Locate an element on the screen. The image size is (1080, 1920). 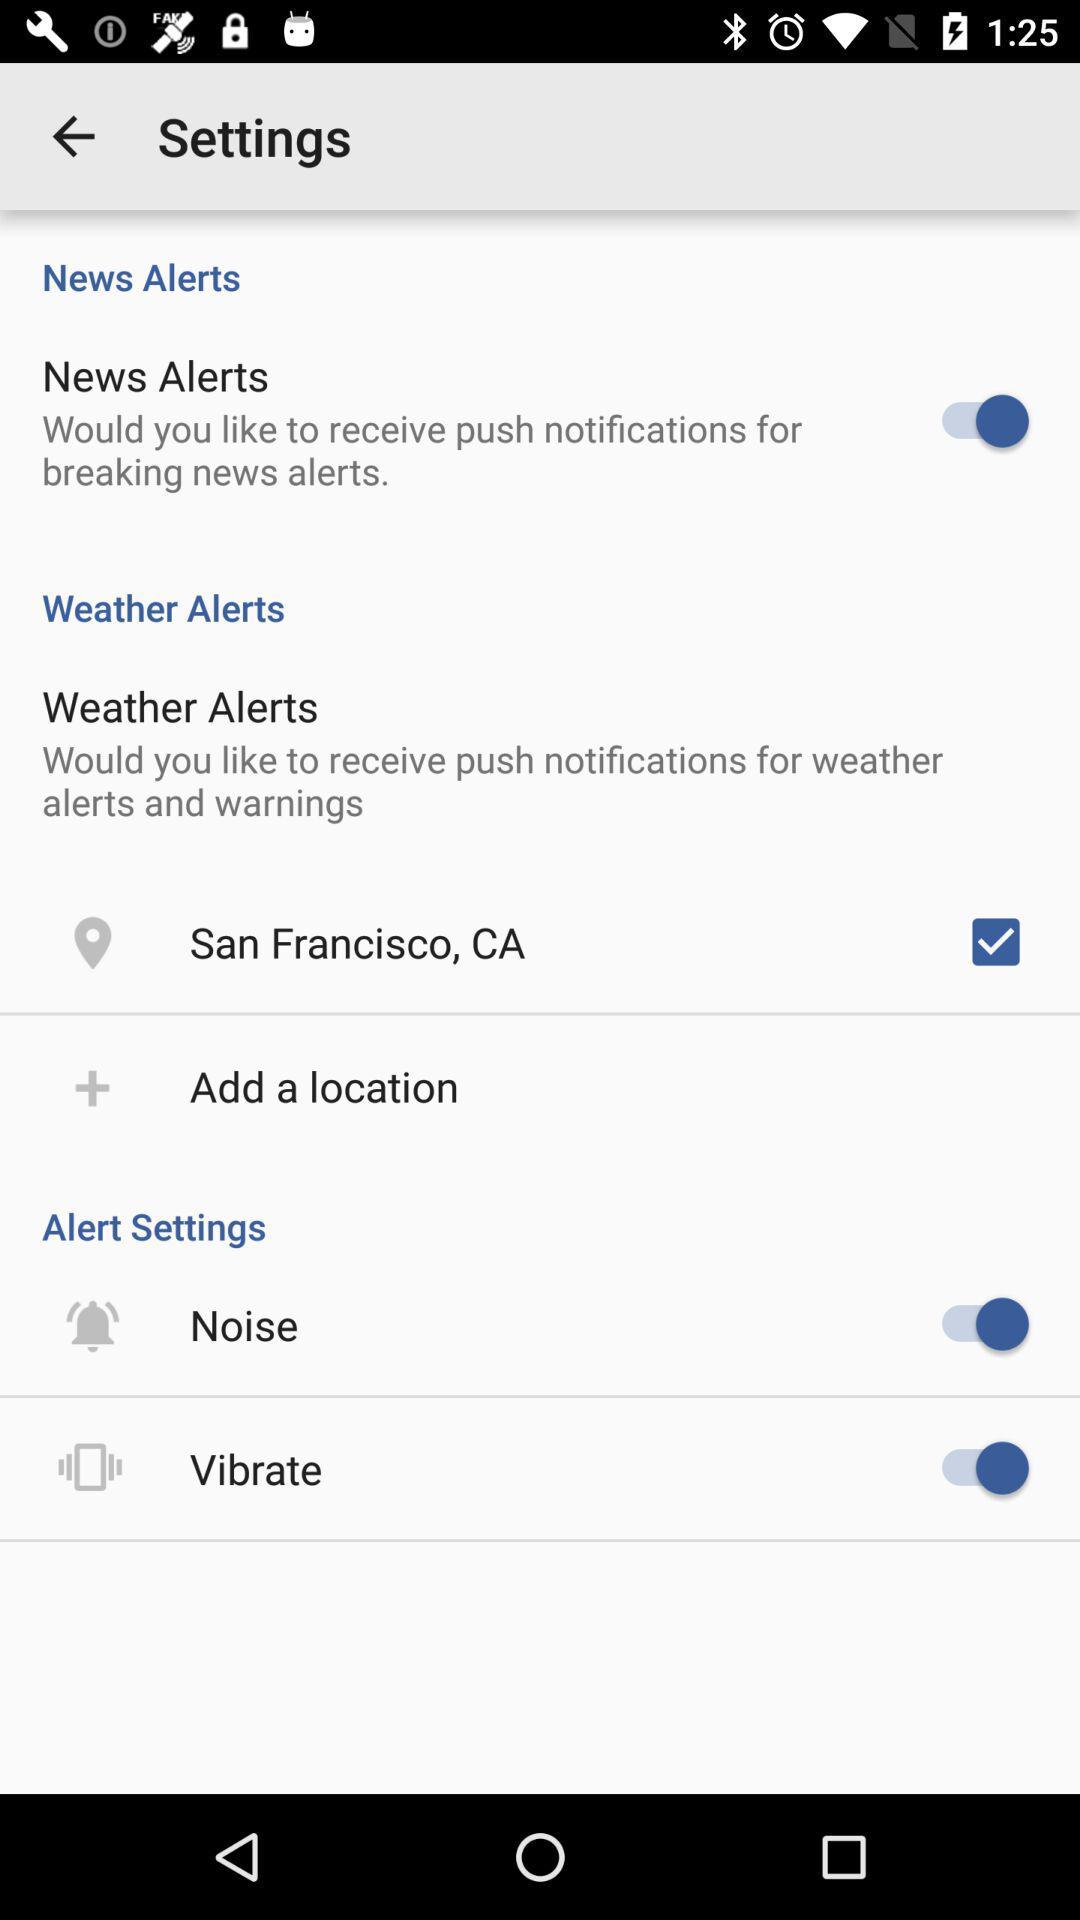
the icon above add a location item is located at coordinates (356, 940).